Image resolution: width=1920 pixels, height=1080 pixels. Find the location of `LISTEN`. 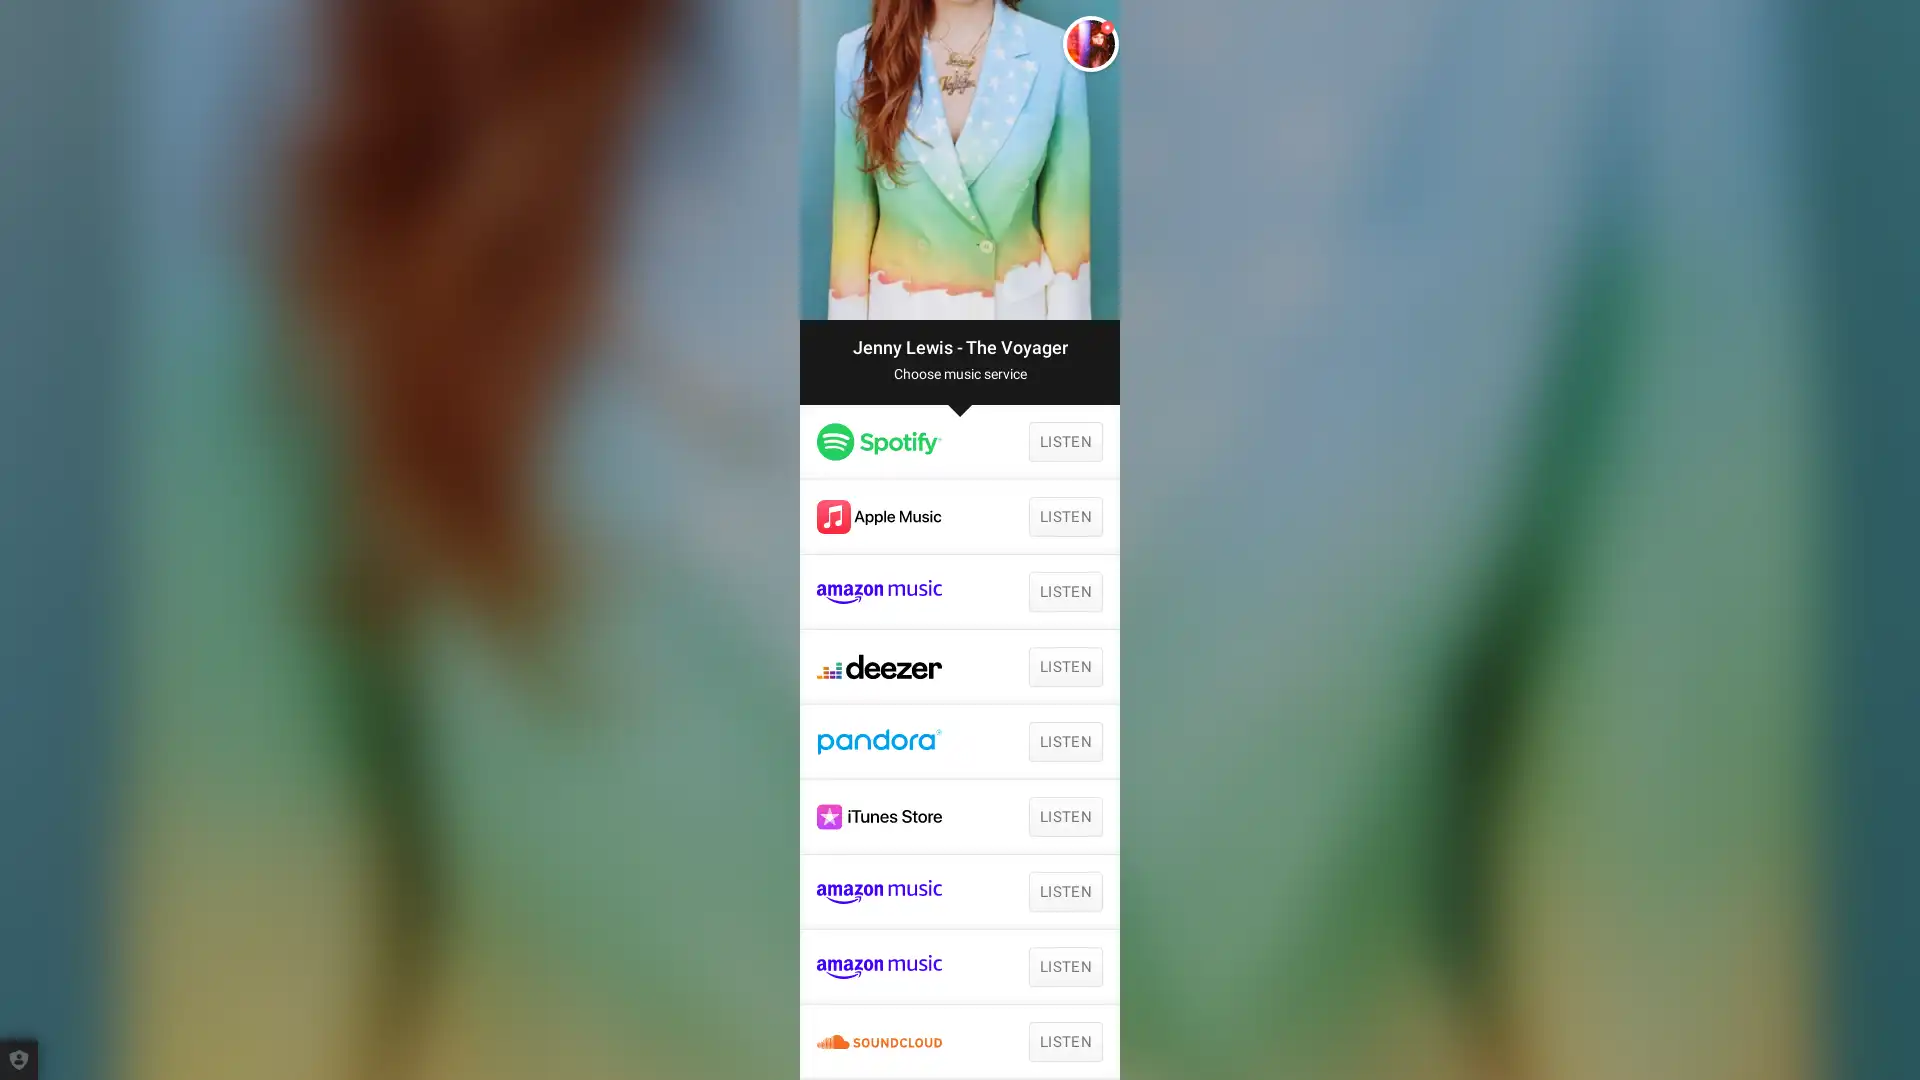

LISTEN is located at coordinates (1064, 817).